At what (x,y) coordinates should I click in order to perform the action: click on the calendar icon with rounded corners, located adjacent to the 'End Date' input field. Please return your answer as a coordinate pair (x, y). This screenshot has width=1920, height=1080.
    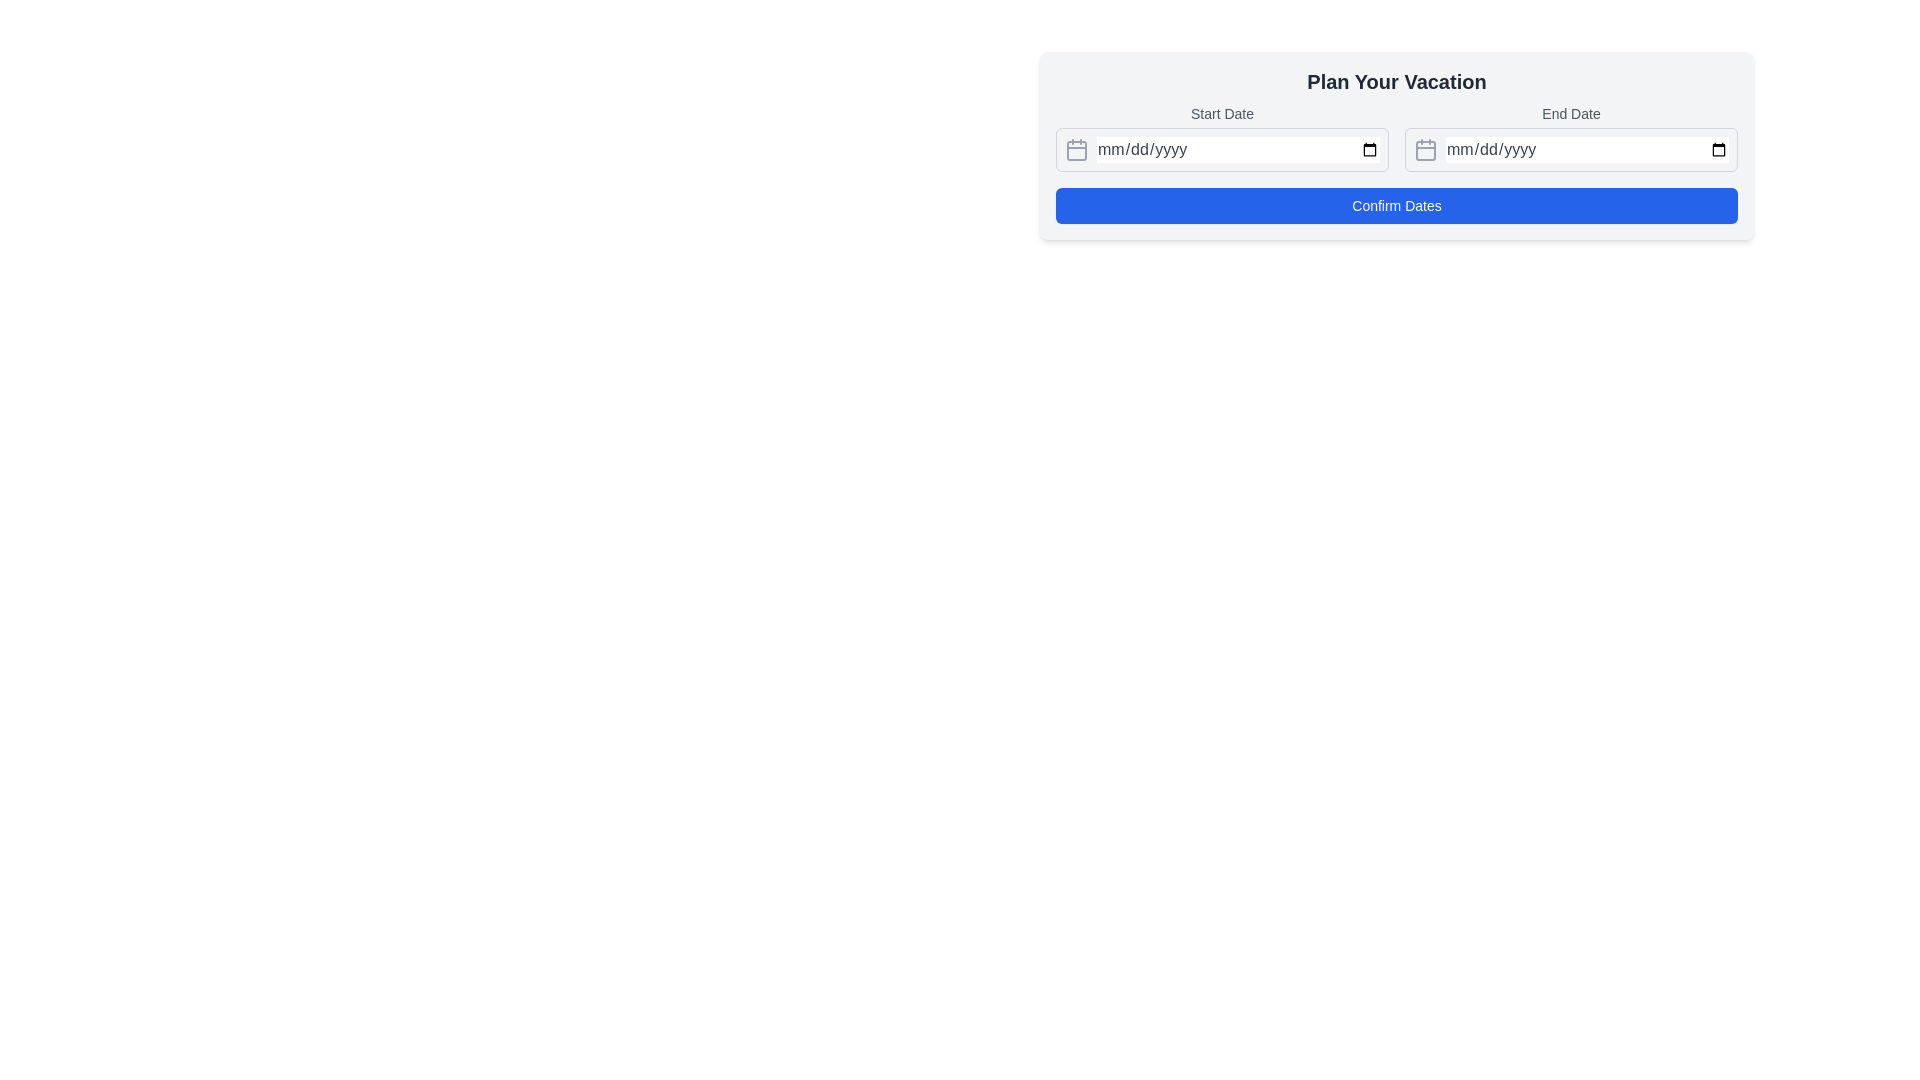
    Looking at the image, I should click on (1424, 149).